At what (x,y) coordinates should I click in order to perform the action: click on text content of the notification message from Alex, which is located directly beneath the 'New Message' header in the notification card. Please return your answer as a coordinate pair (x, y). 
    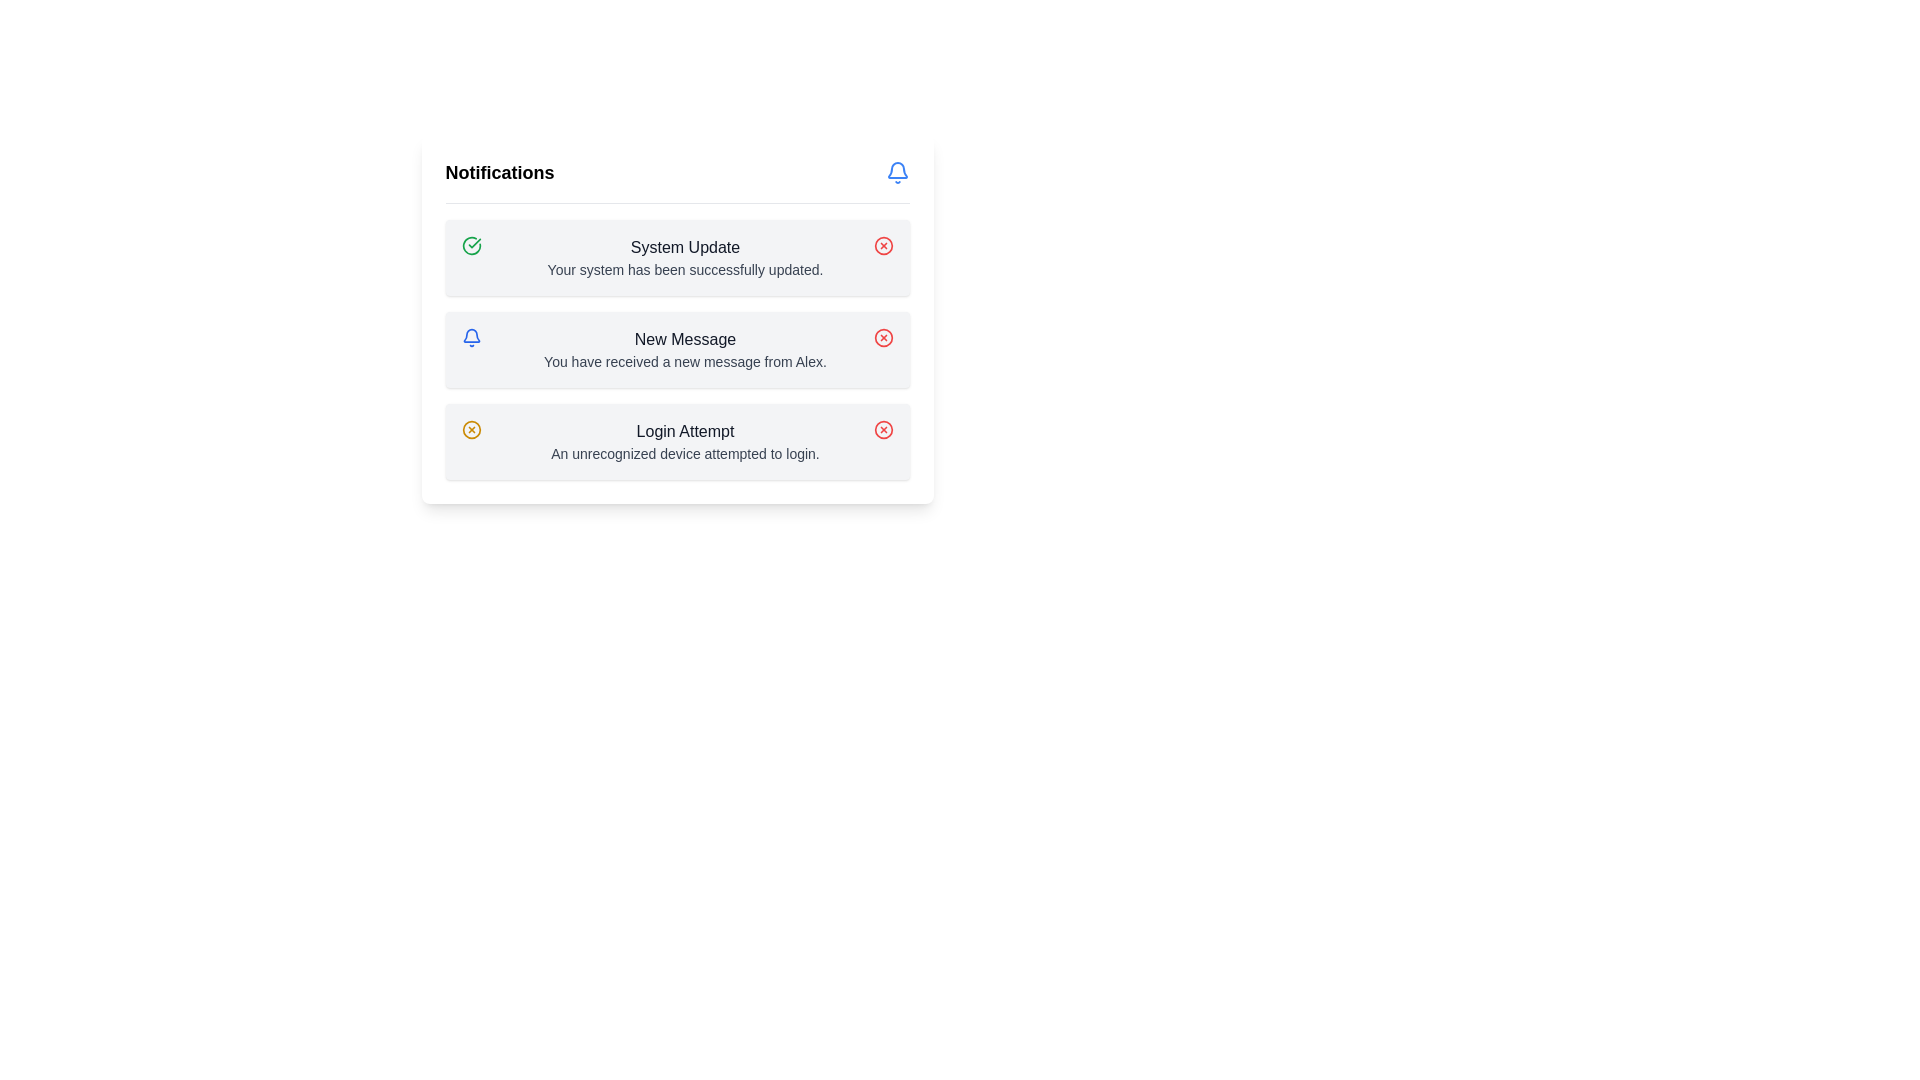
    Looking at the image, I should click on (685, 362).